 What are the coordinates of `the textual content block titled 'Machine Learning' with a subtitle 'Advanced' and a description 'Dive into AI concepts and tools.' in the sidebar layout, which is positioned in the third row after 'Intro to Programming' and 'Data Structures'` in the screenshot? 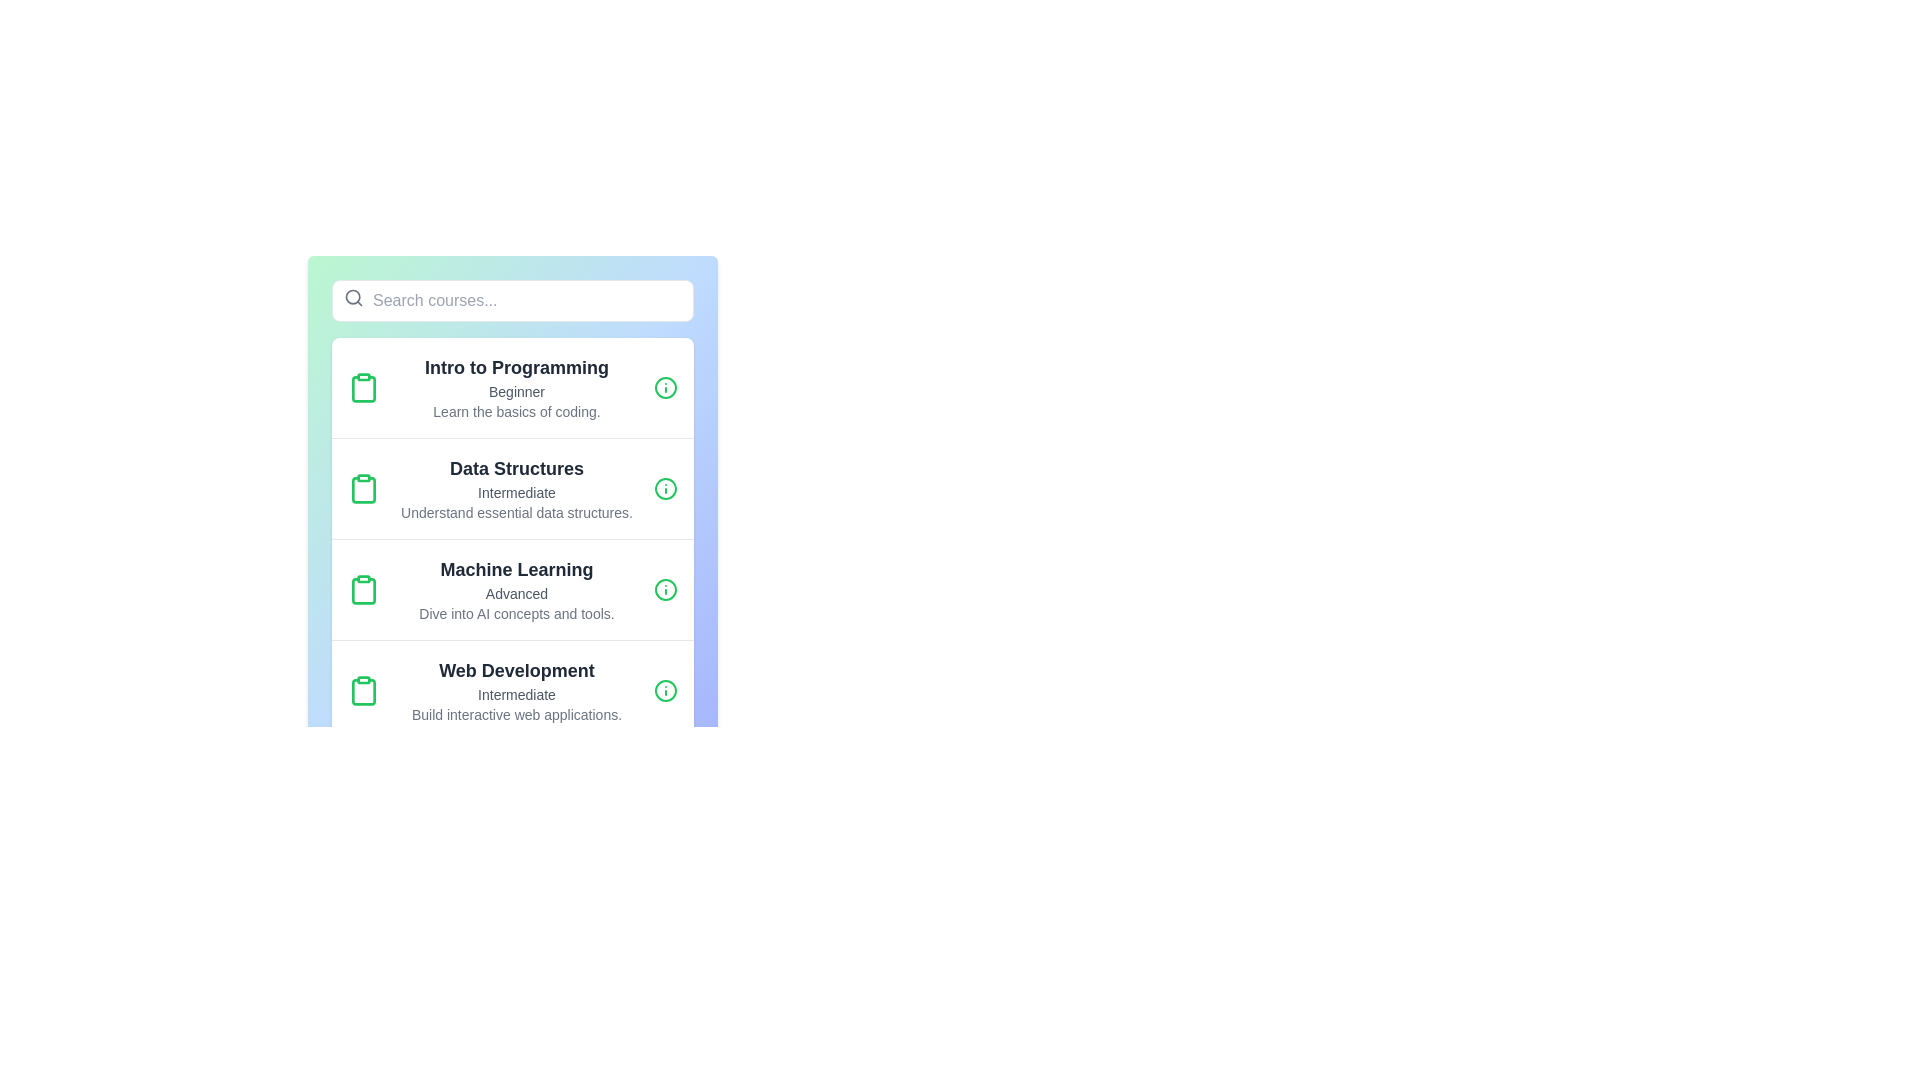 It's located at (517, 589).